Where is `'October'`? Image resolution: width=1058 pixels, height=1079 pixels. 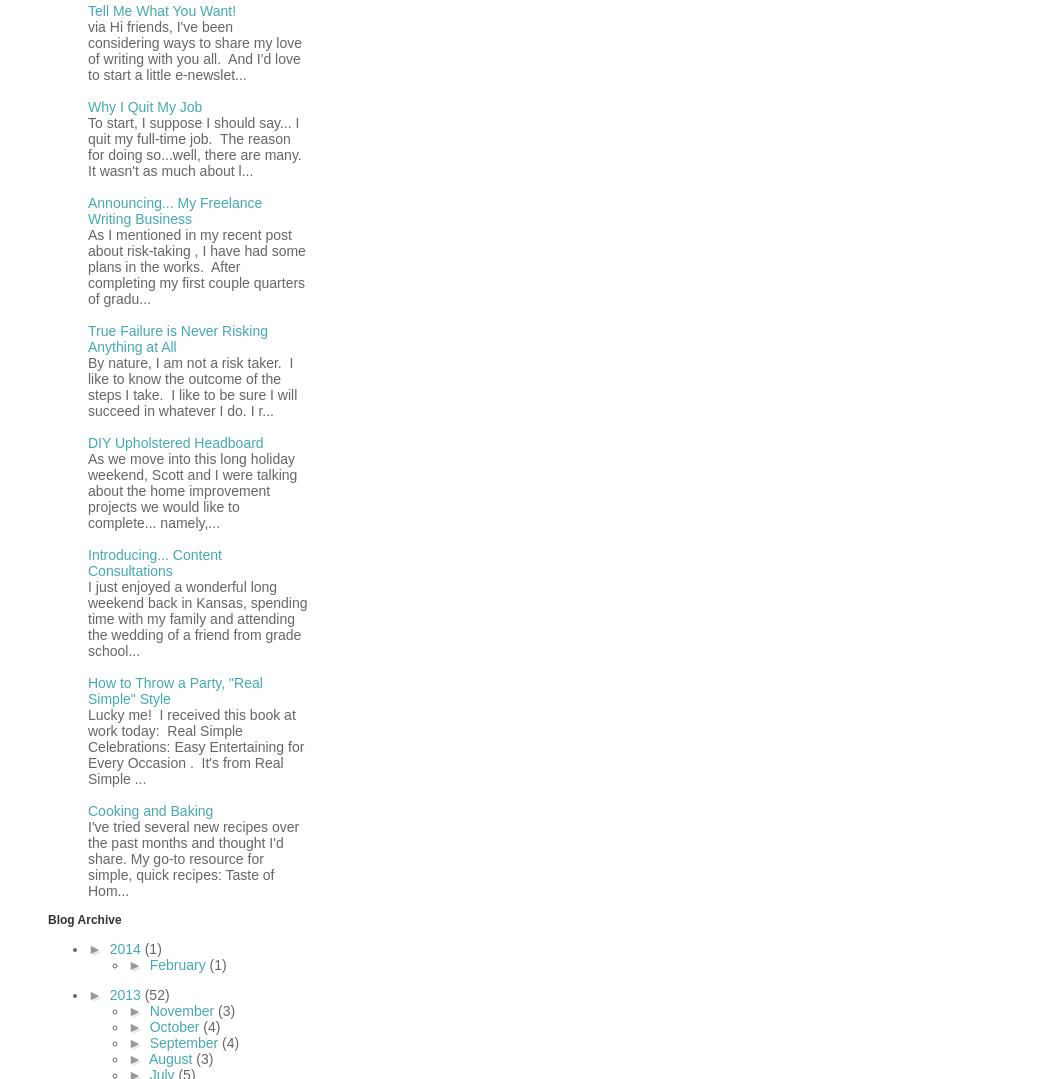
'October' is located at coordinates (175, 1026).